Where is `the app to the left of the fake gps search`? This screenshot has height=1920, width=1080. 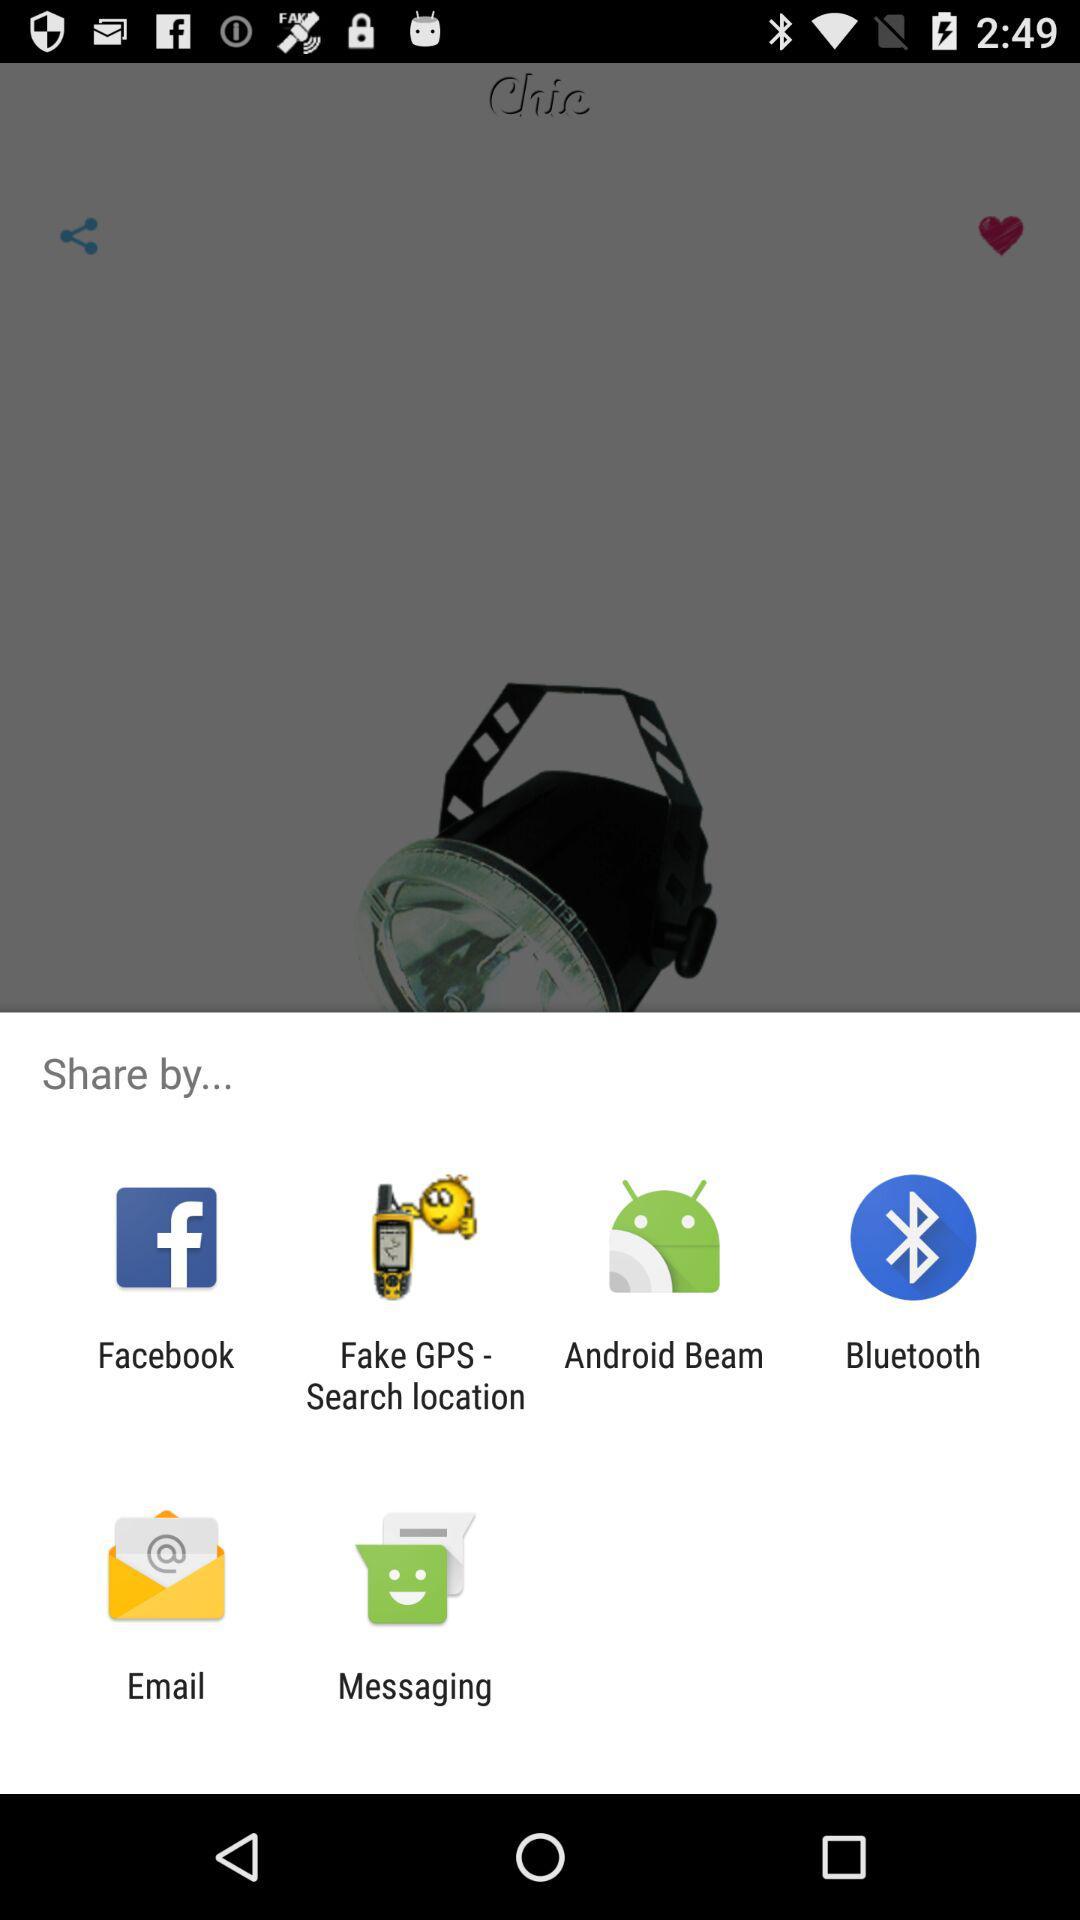 the app to the left of the fake gps search is located at coordinates (165, 1374).